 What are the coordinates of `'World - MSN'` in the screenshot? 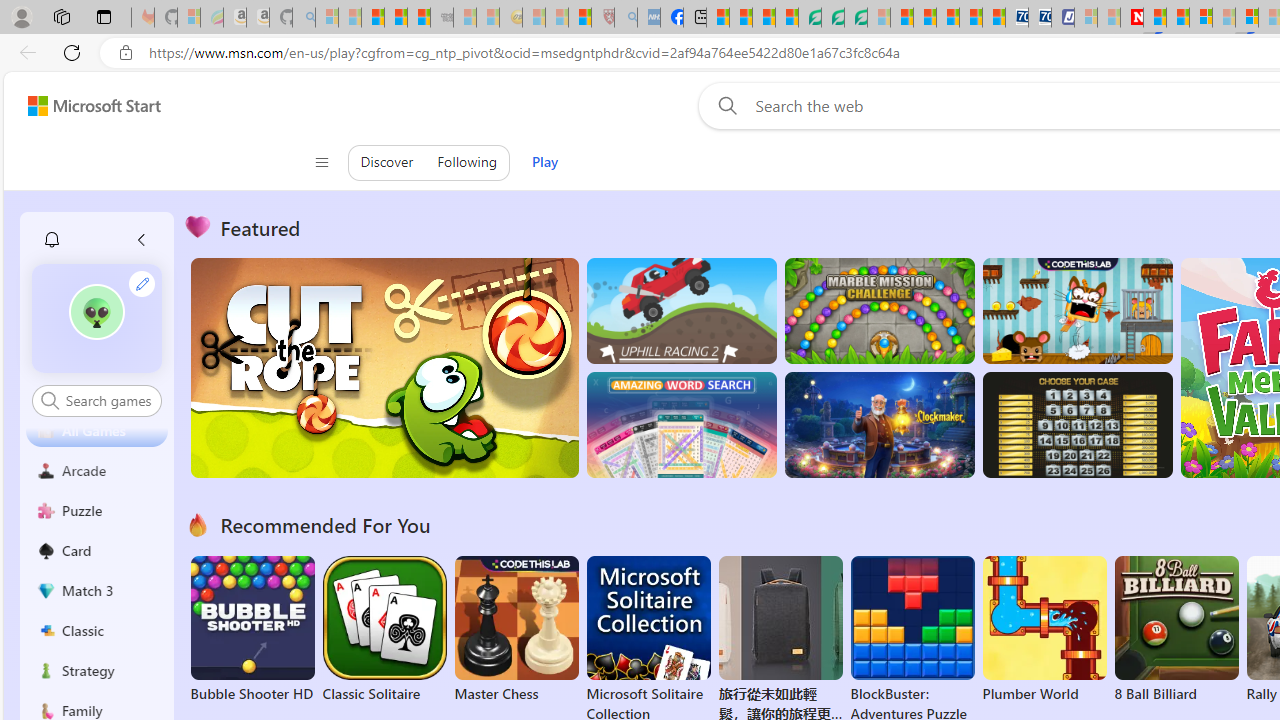 It's located at (762, 17).